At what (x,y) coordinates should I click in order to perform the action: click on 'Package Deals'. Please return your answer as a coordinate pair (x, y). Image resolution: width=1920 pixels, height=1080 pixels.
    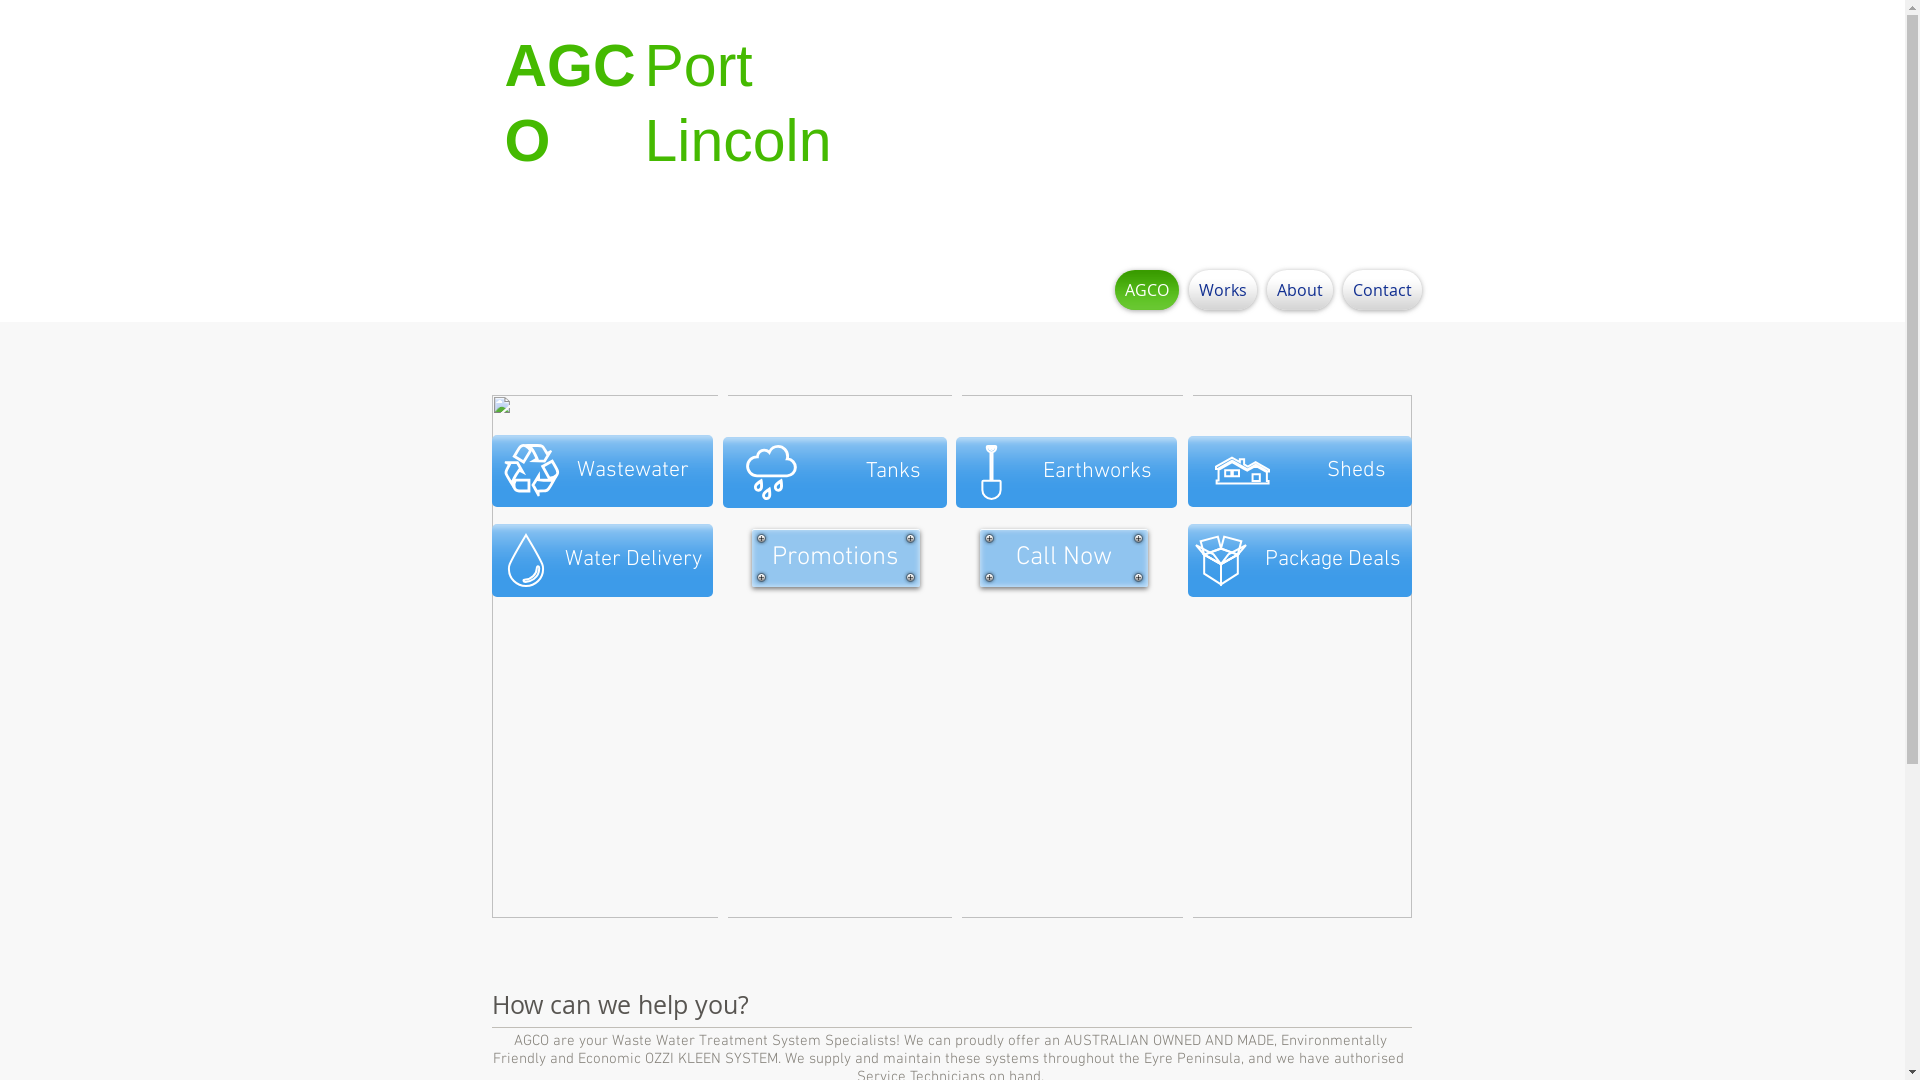
    Looking at the image, I should click on (1188, 560).